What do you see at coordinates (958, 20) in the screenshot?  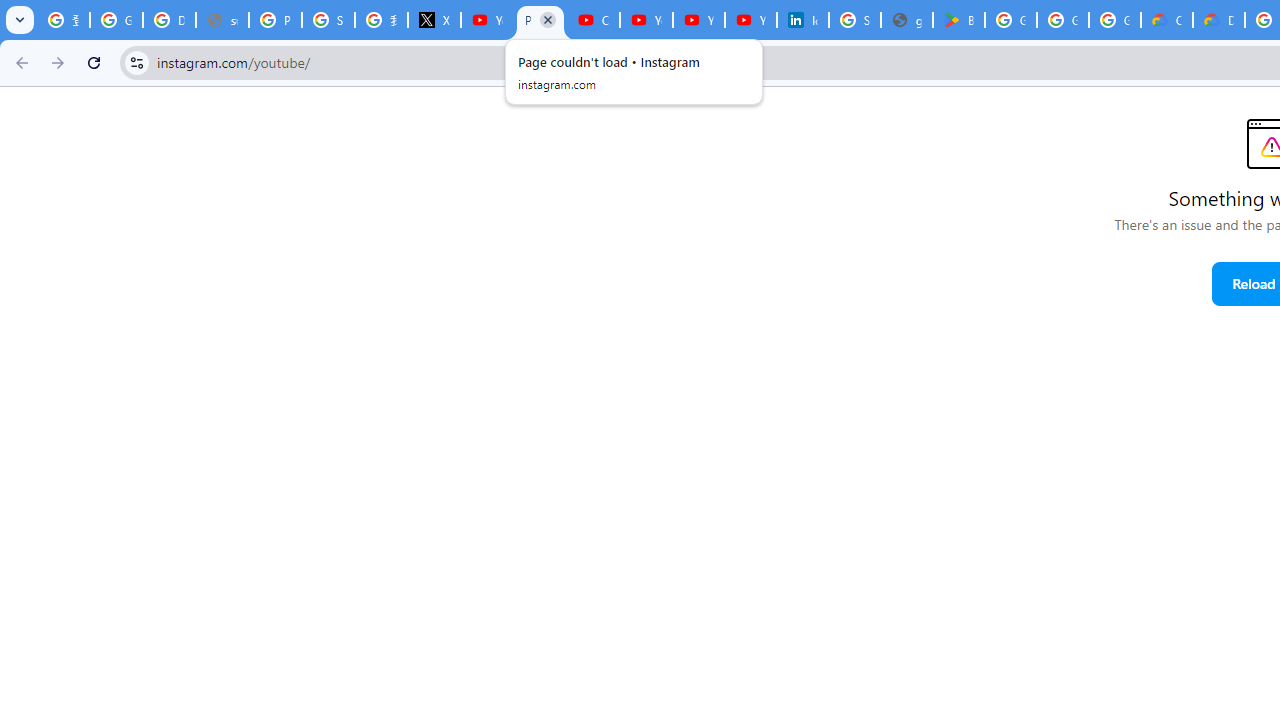 I see `'Bluey: Let'` at bounding box center [958, 20].